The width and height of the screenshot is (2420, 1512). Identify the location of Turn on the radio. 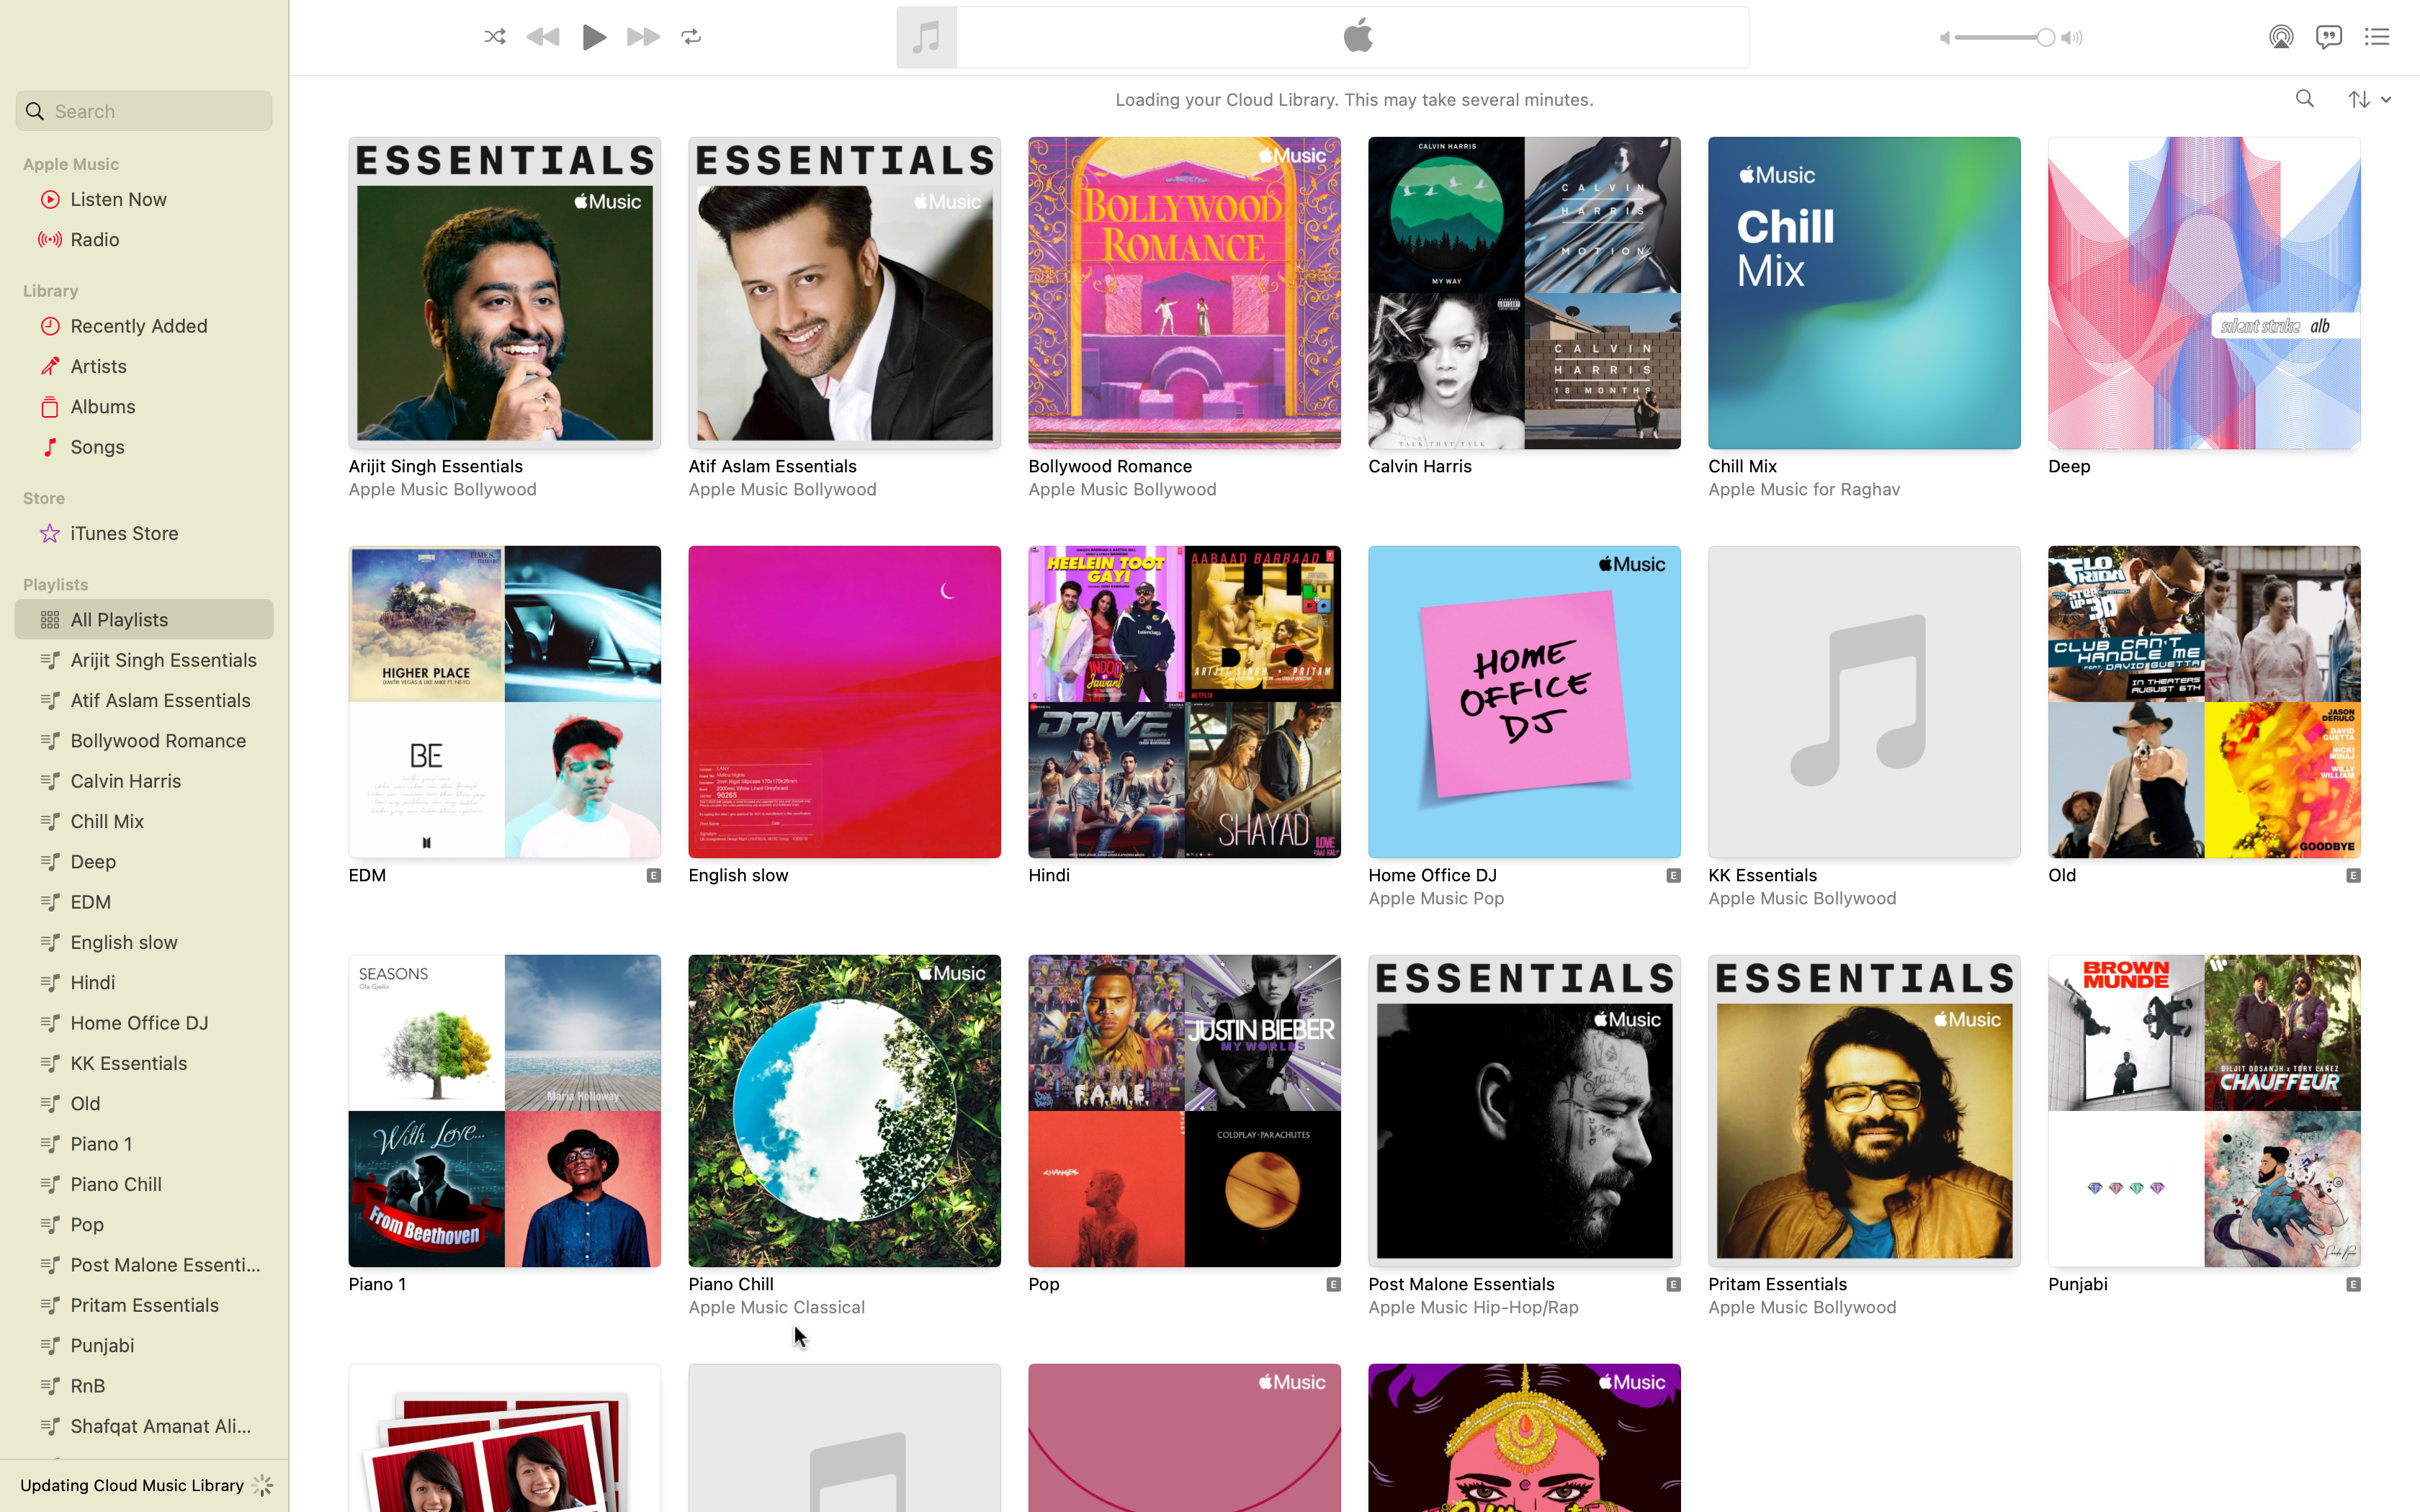
(143, 240).